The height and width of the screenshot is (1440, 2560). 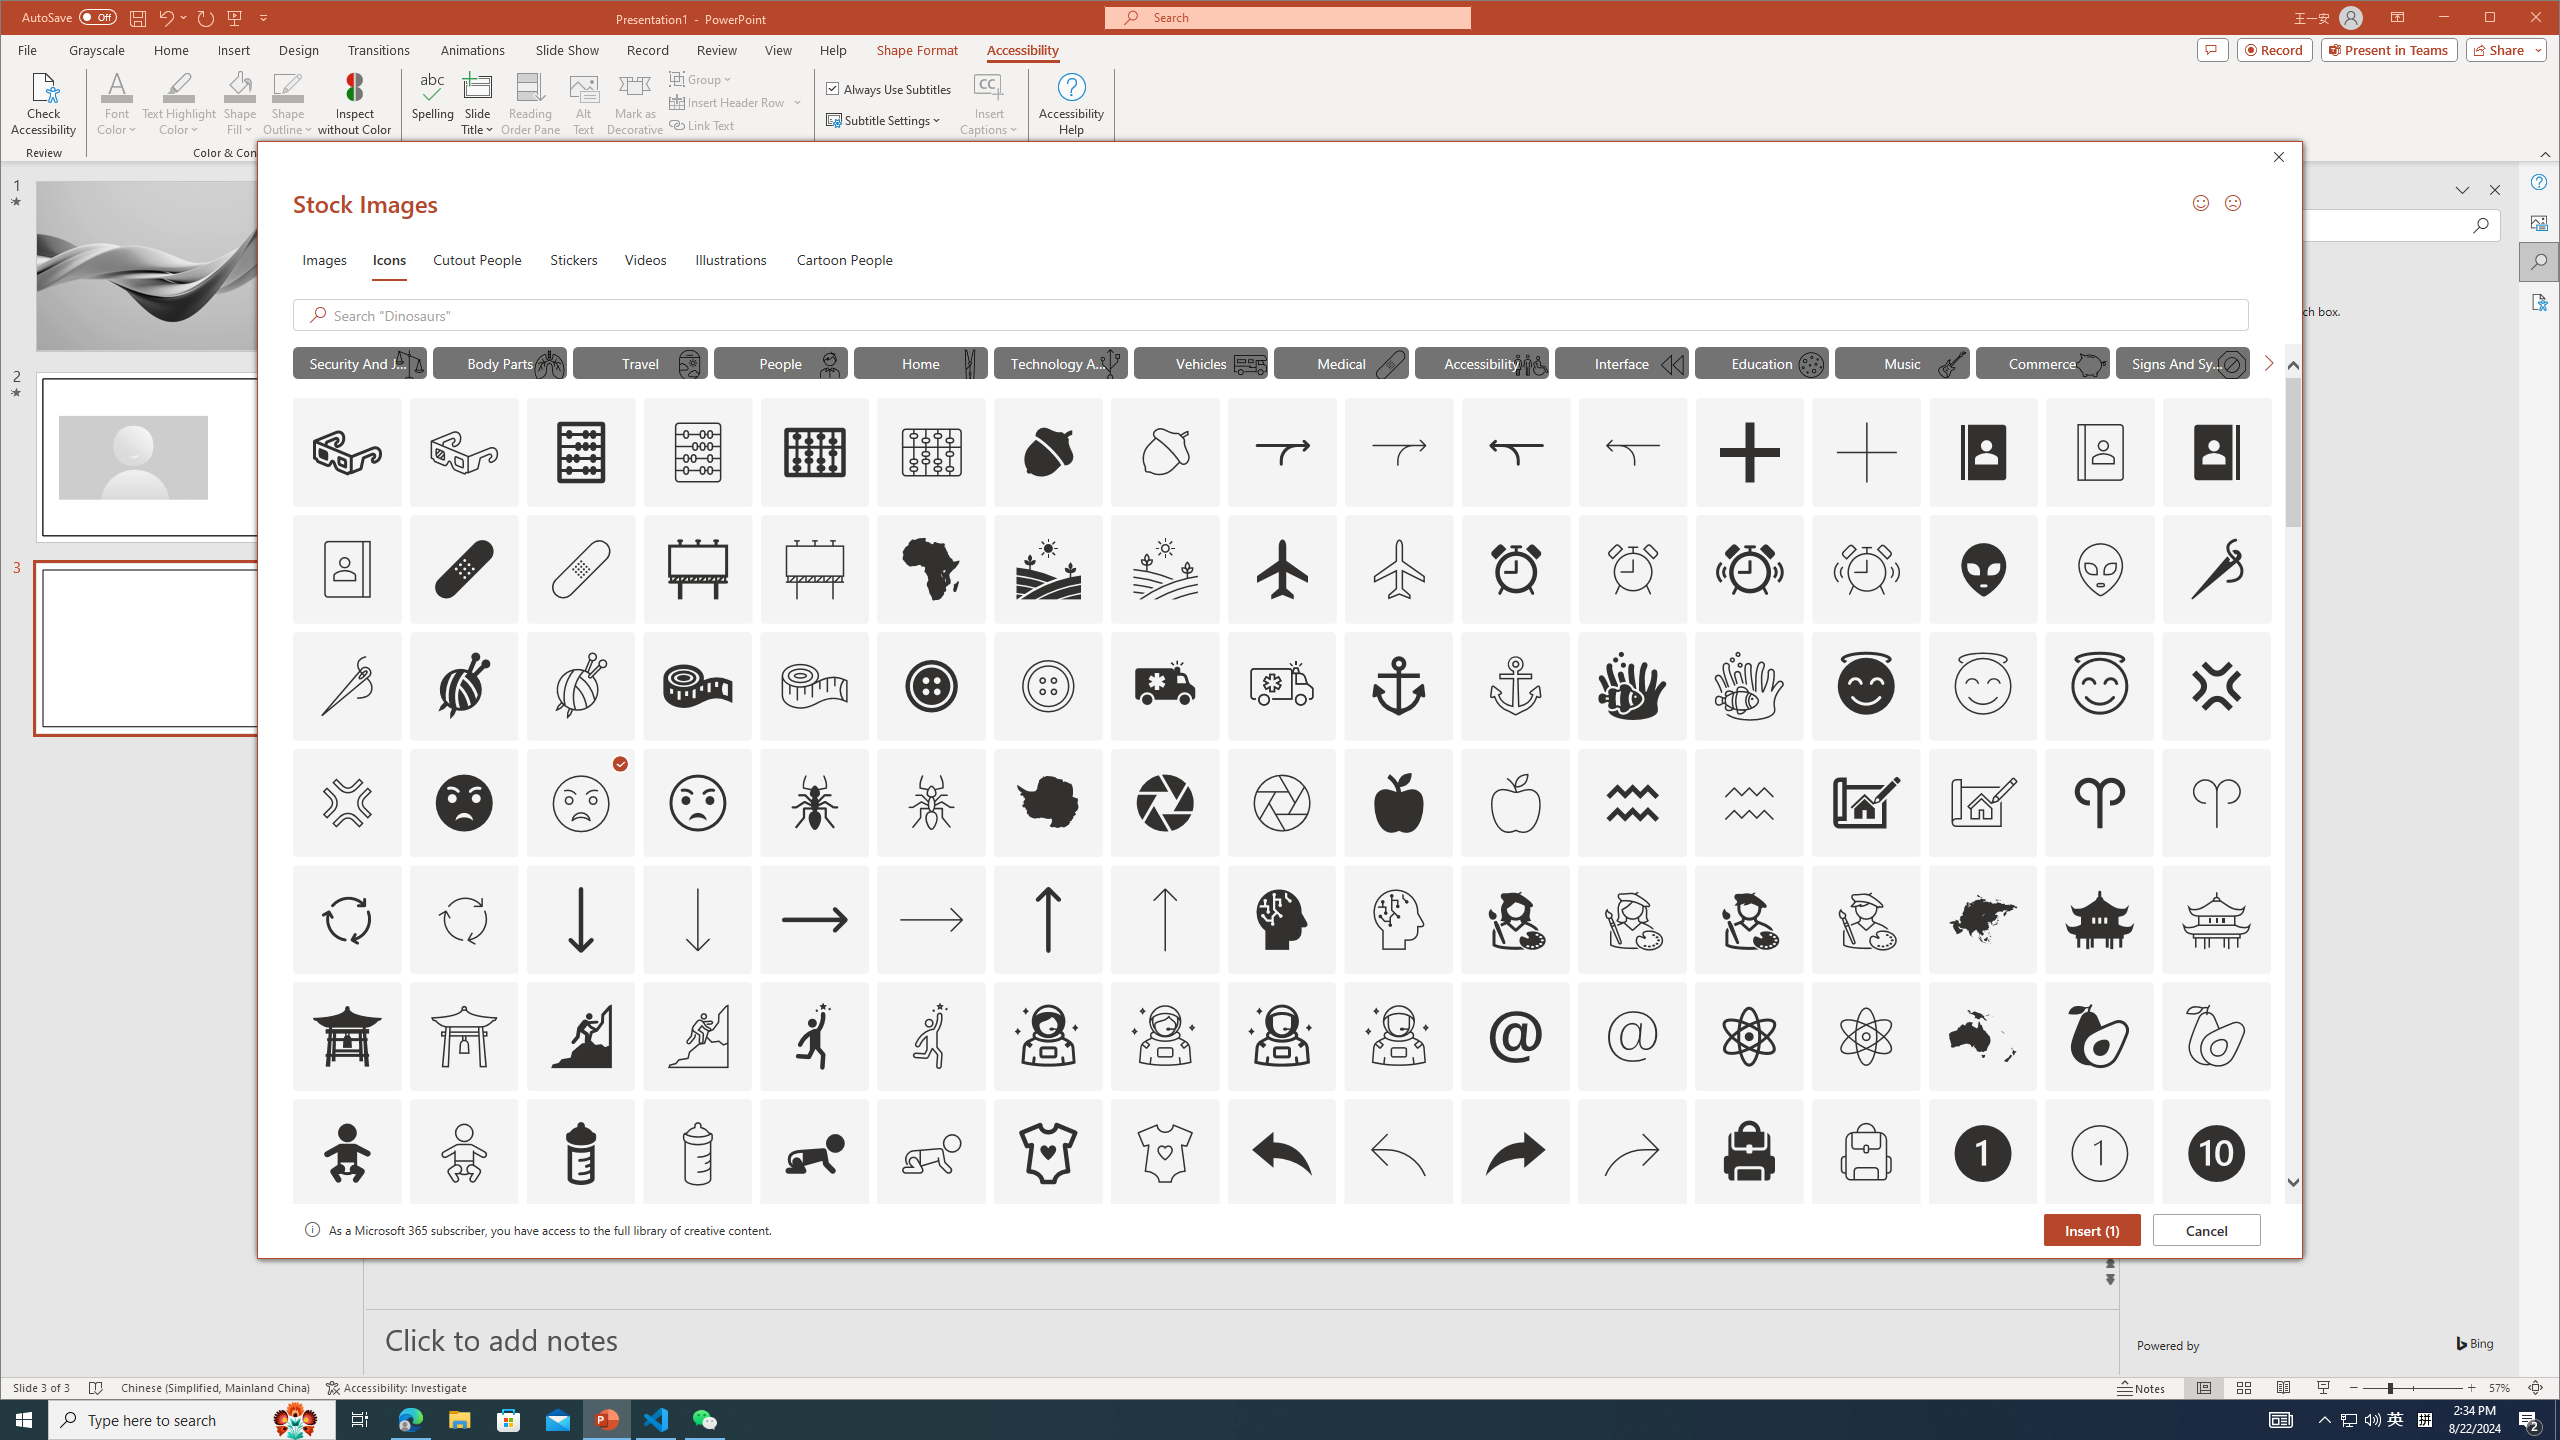 I want to click on 'AutomationID: Icons_BabyCrawling', so click(x=814, y=1152).